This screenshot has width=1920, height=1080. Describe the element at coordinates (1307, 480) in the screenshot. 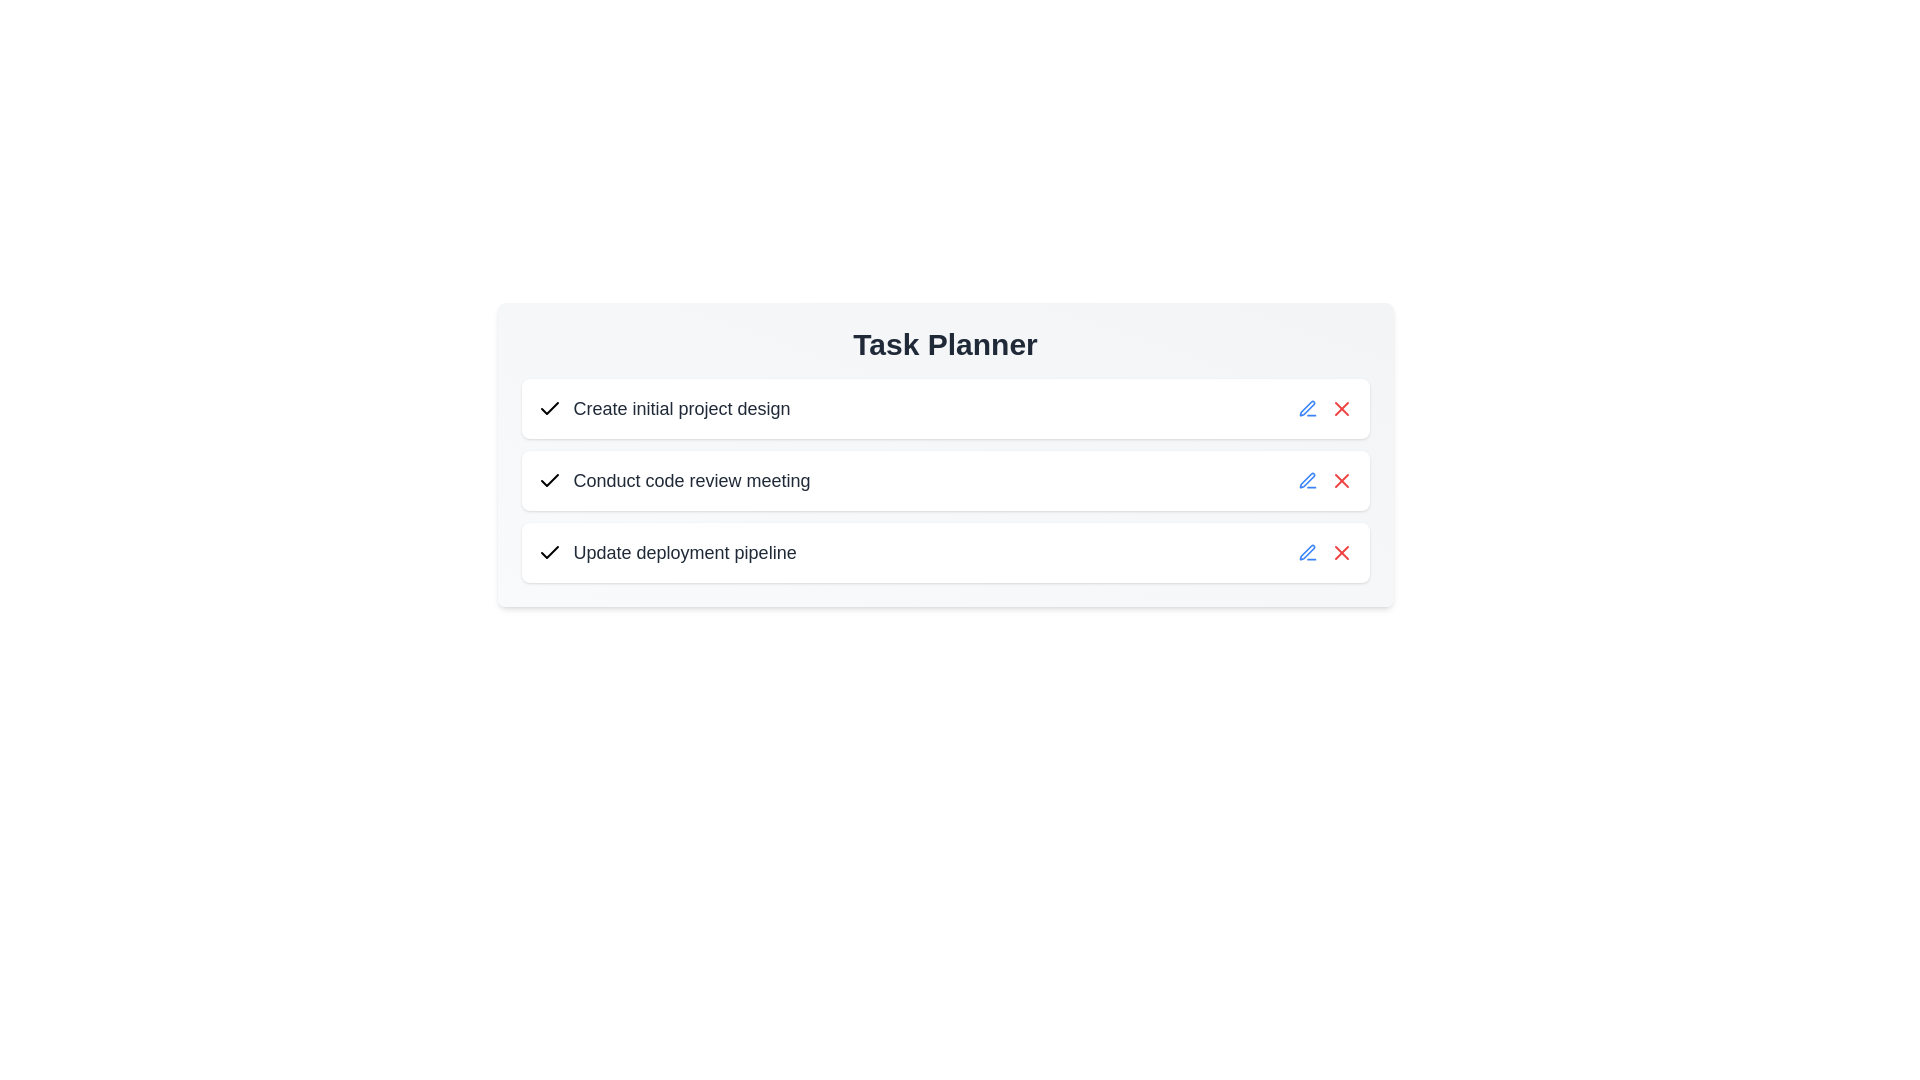

I see `the blue pen icon used for editing, located next to the task labeled 'Conduct code review meeting'` at that location.